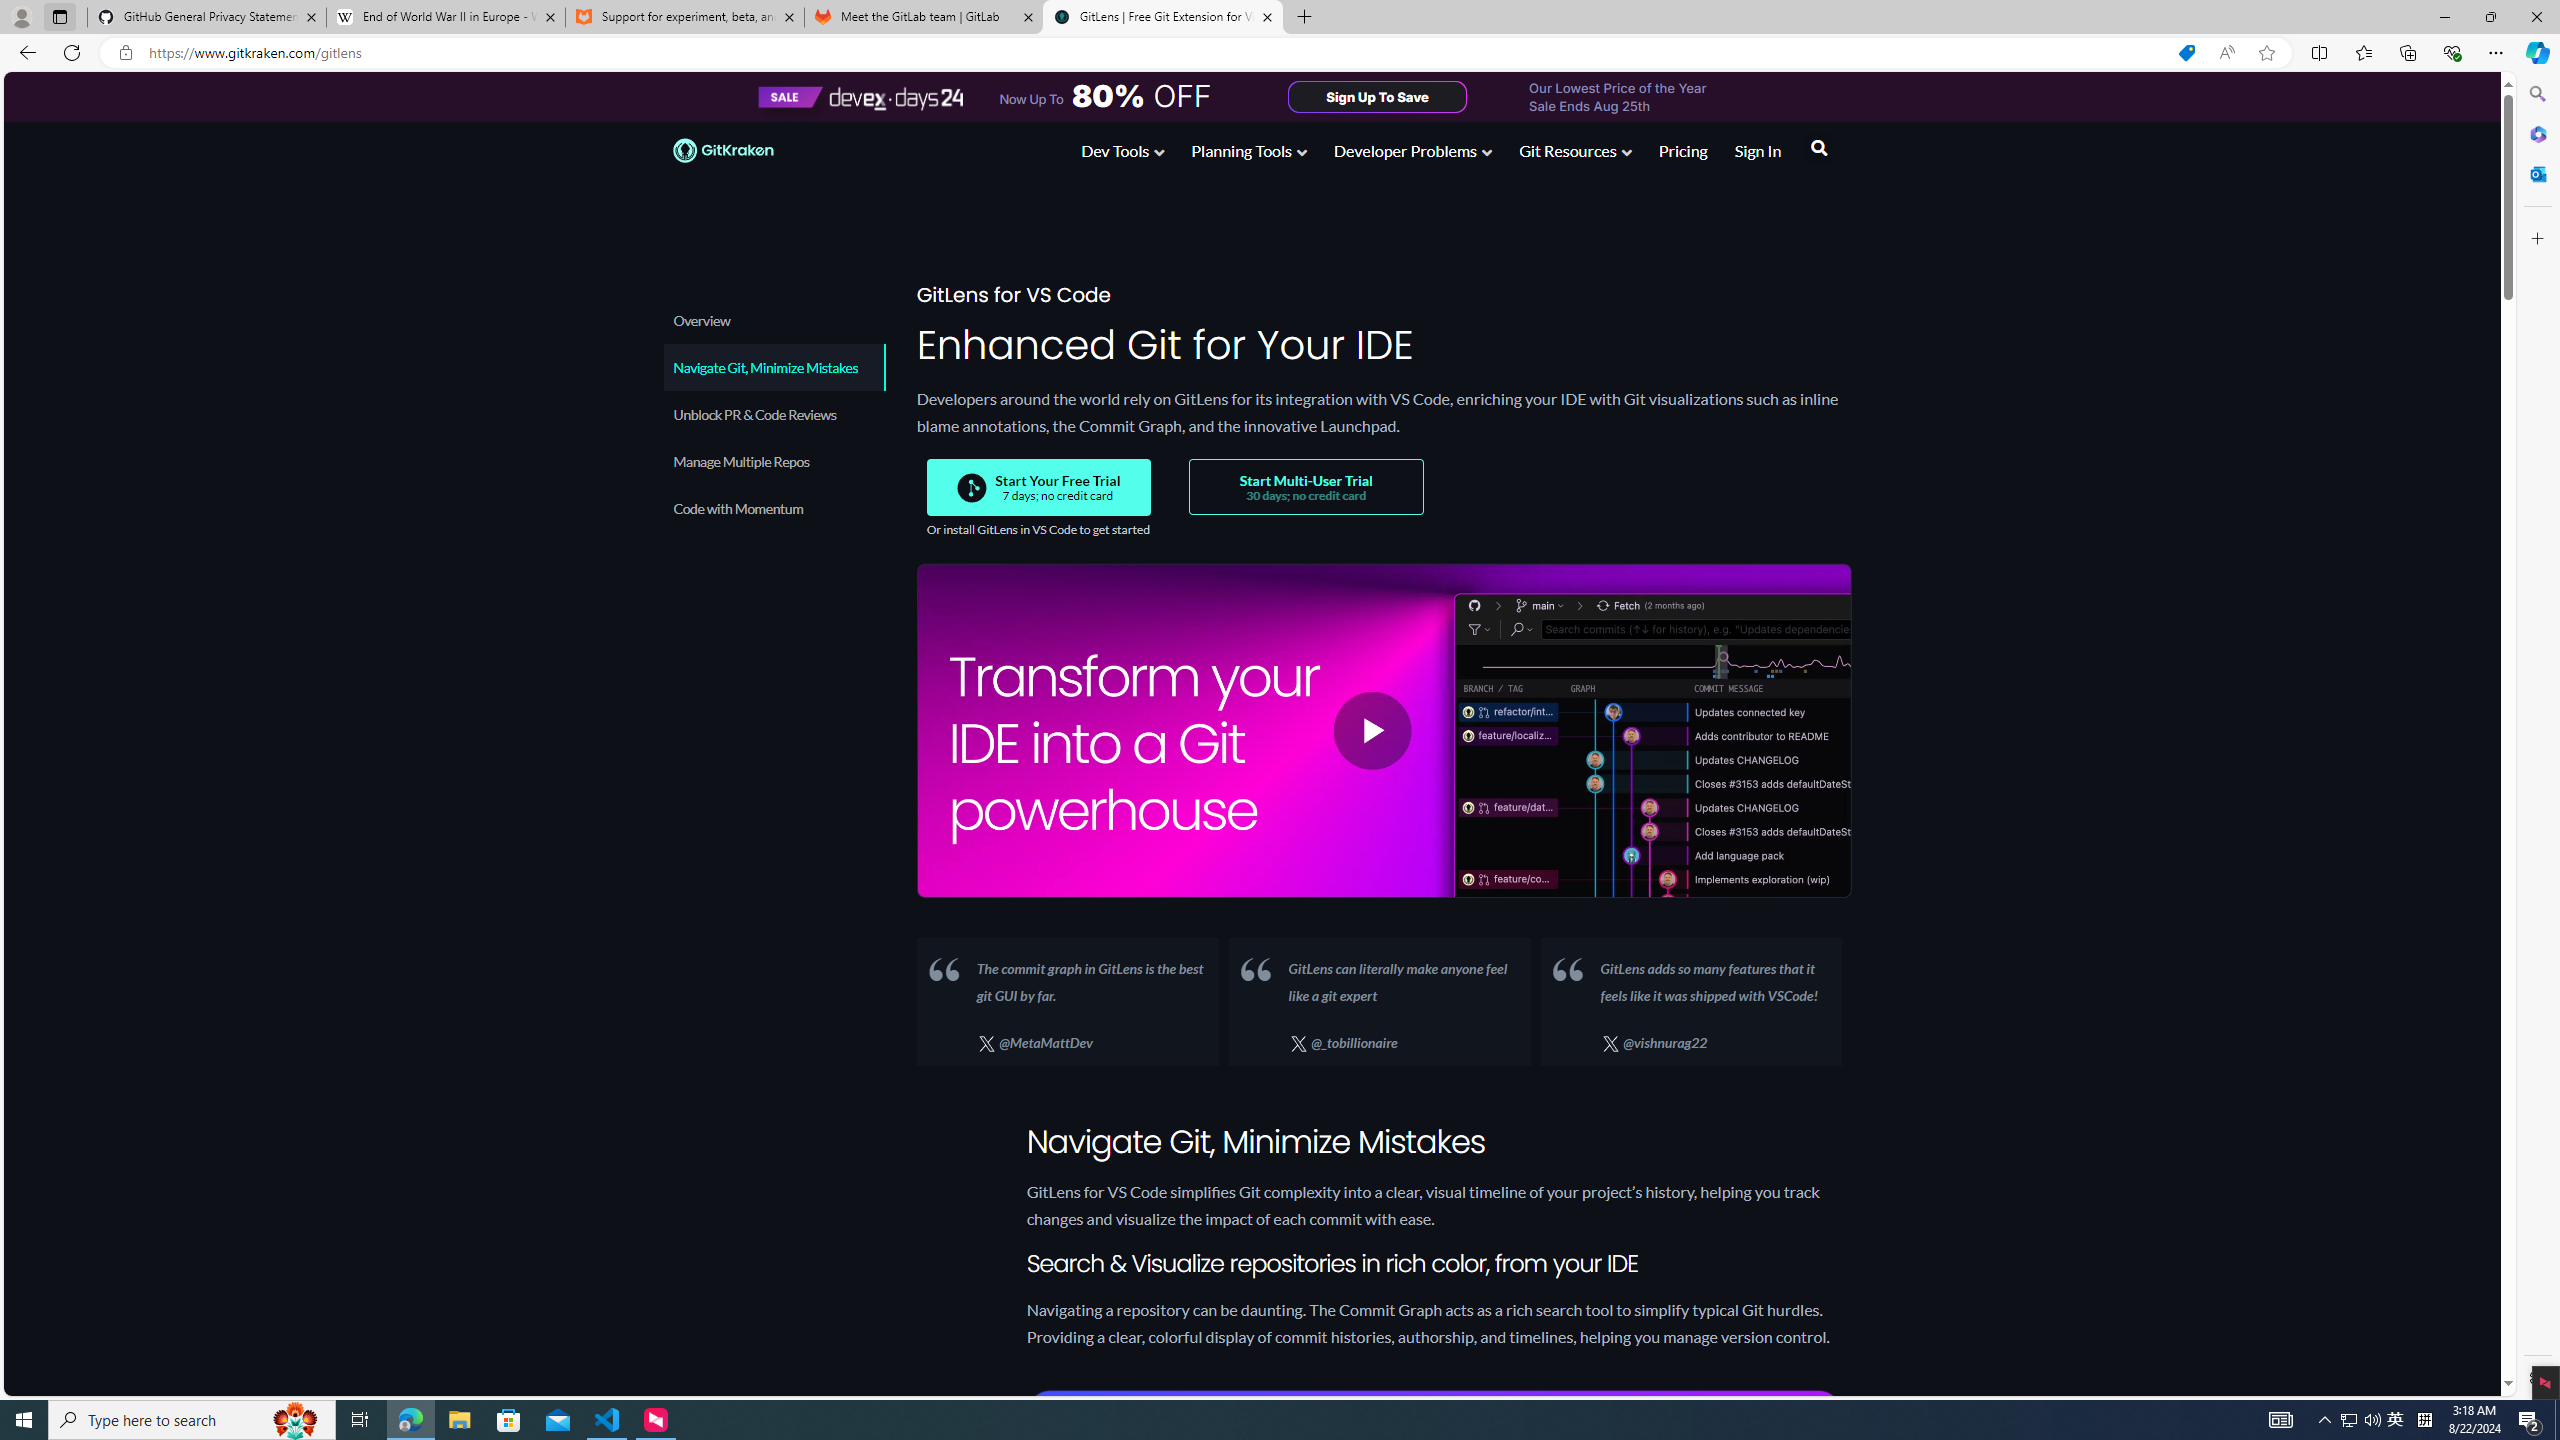 Image resolution: width=2560 pixels, height=1440 pixels. Describe the element at coordinates (1161, 16) in the screenshot. I see `'GitLens | Free Git Extension for Visual Studio Code'` at that location.